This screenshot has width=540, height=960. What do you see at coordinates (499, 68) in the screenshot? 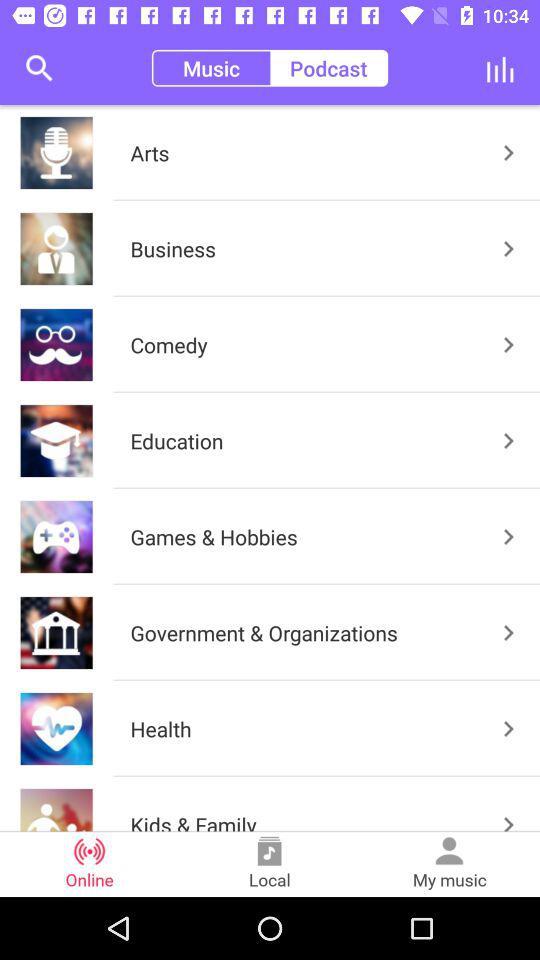
I see `the sliders icon` at bounding box center [499, 68].